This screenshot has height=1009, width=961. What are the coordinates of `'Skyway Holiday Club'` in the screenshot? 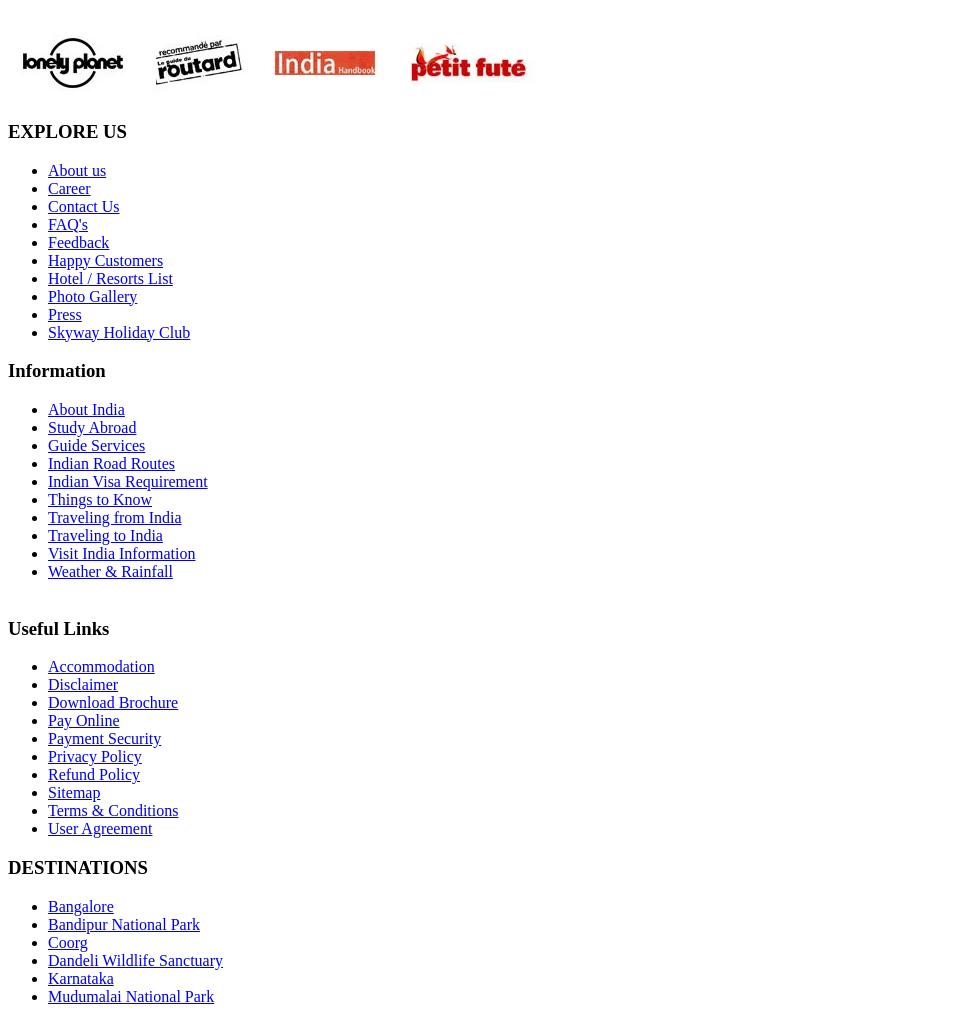 It's located at (117, 330).